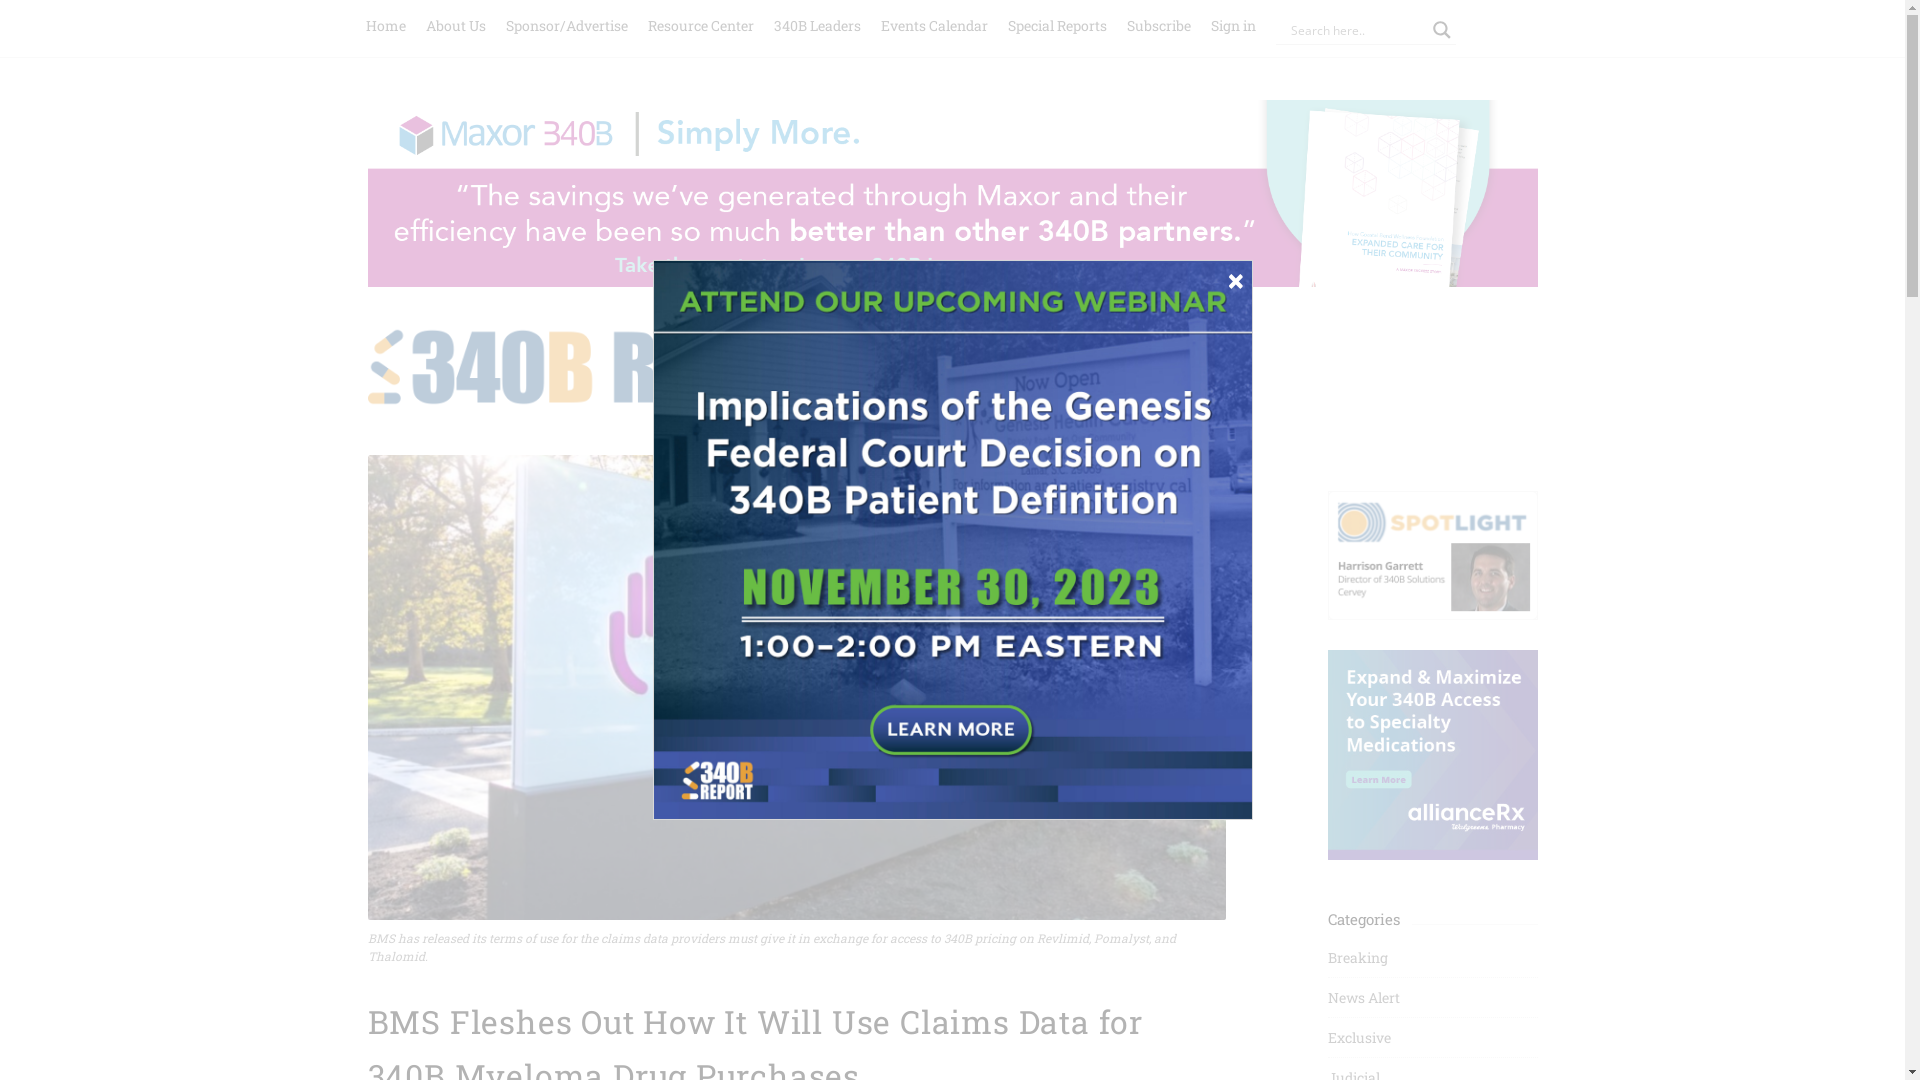 The width and height of the screenshot is (1920, 1080). I want to click on 'Sign in', so click(1231, 24).